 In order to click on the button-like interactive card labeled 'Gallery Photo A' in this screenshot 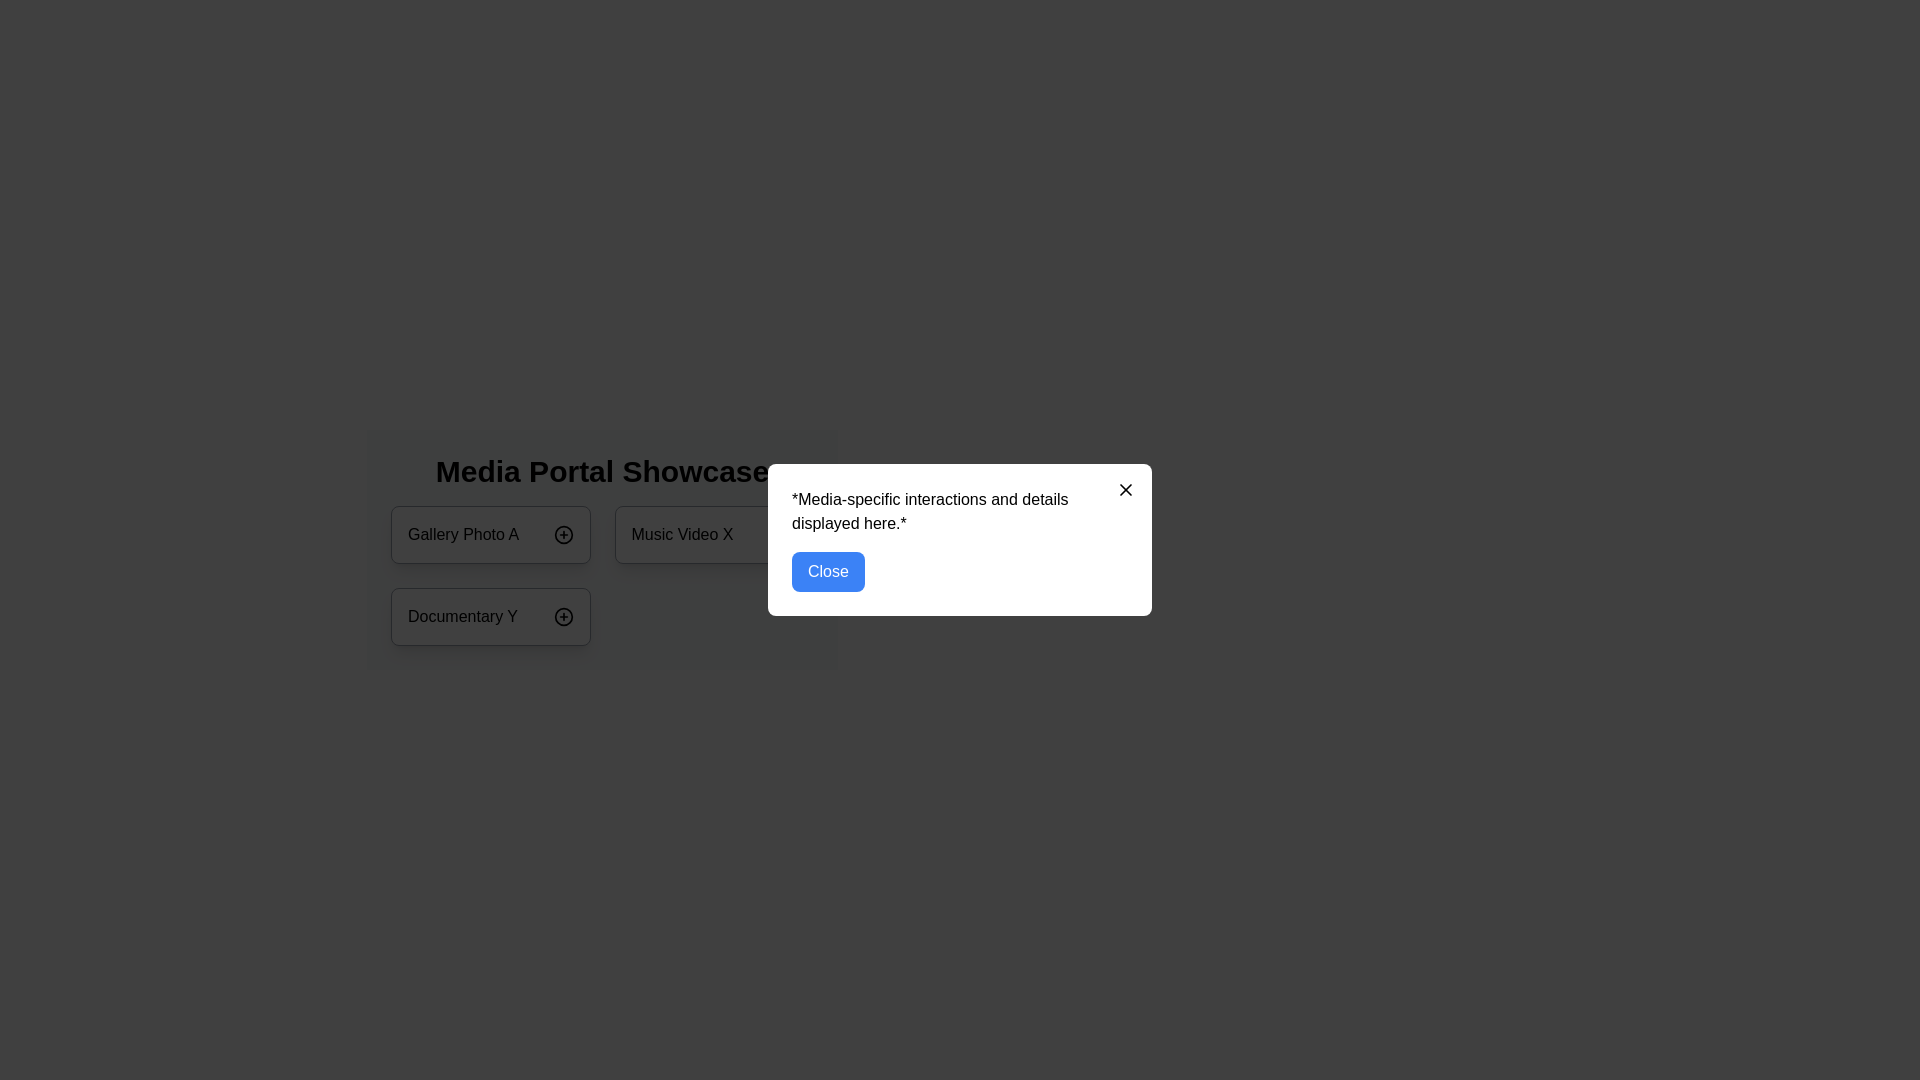, I will do `click(490, 534)`.